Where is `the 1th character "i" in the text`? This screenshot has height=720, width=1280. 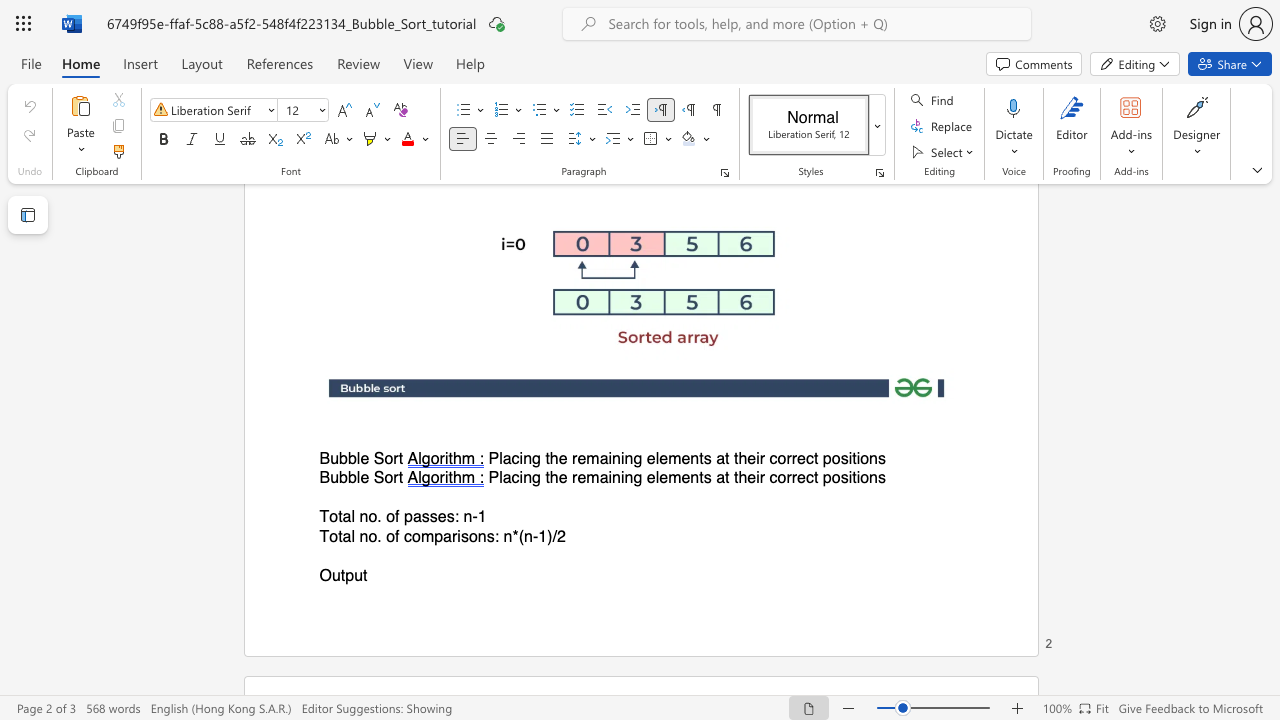
the 1th character "i" in the text is located at coordinates (458, 535).